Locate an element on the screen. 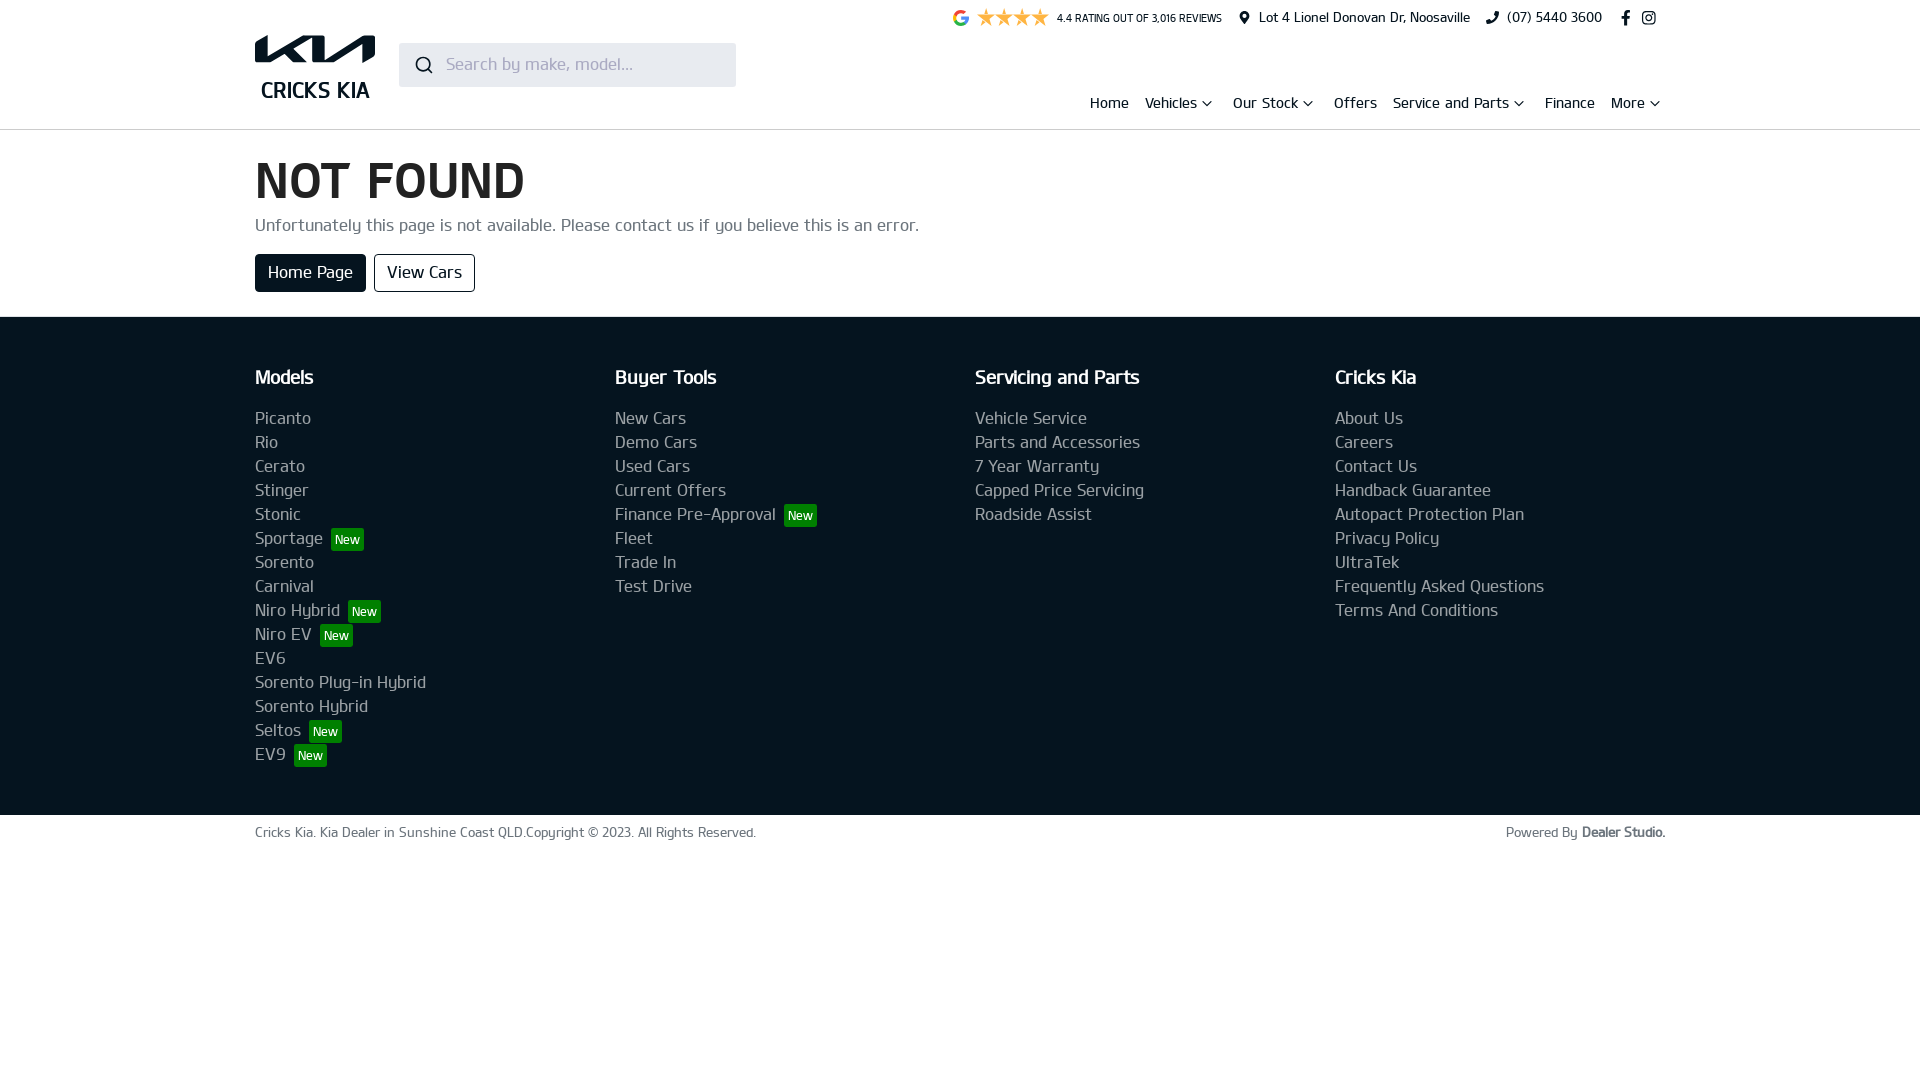  'UltraTek' is located at coordinates (1366, 562).